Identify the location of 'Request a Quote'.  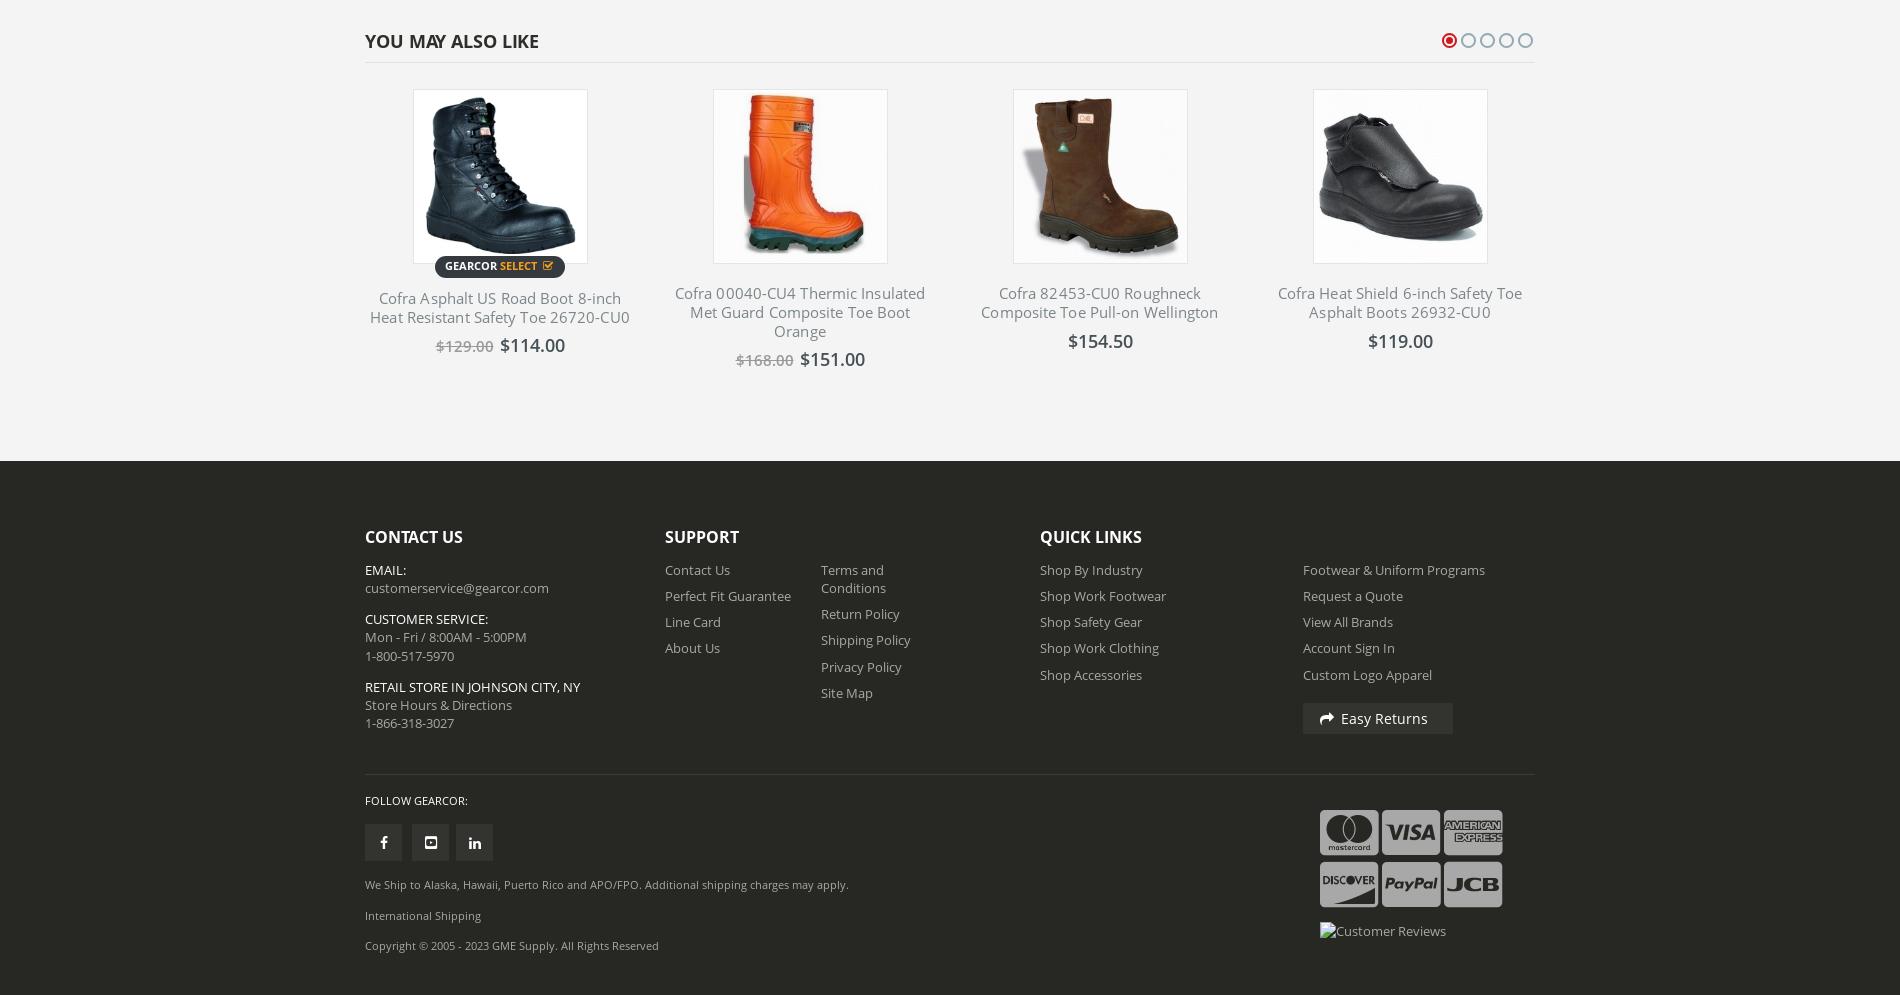
(1301, 595).